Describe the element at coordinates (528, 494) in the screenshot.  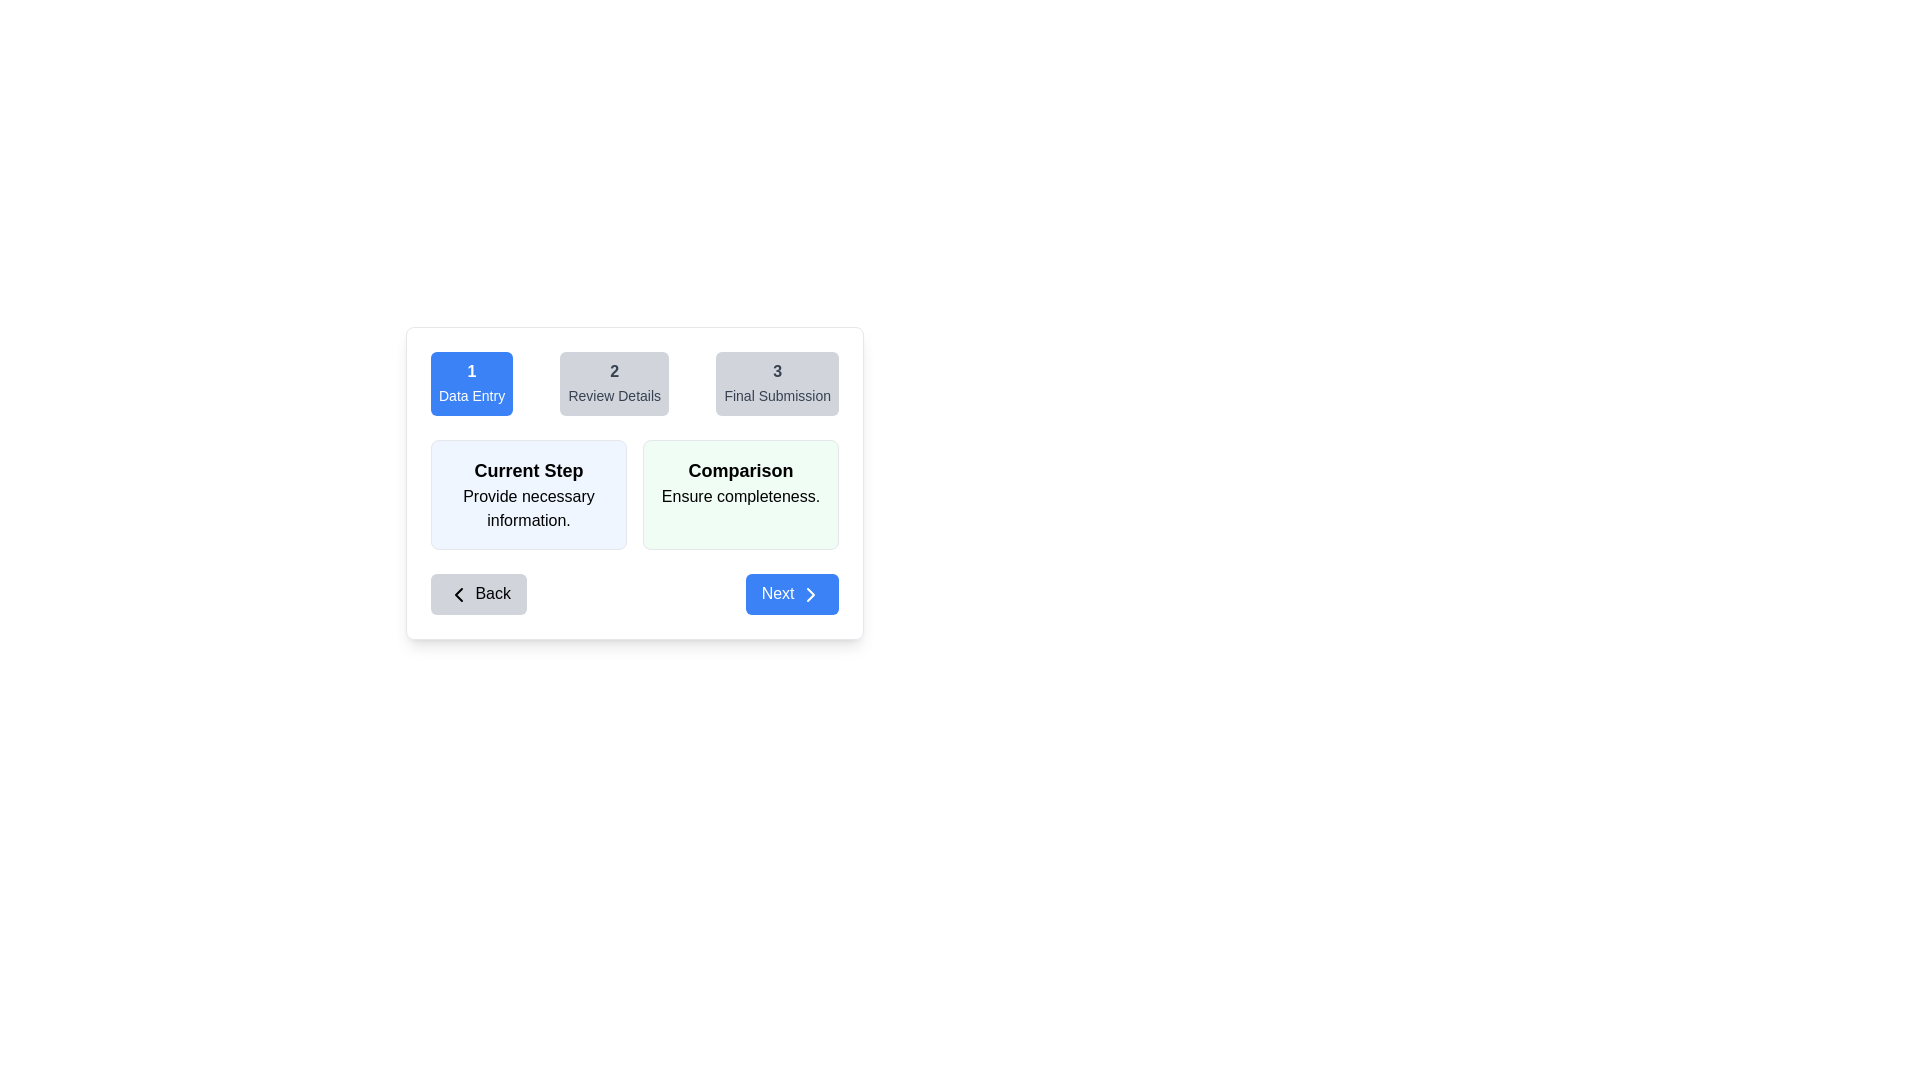
I see `the Informational card which has 'Current Step' in bold and 'Provide necessary information.' in smaller font, located on the left side of the sibling card labeled 'Comparison Ensure completeness'` at that location.